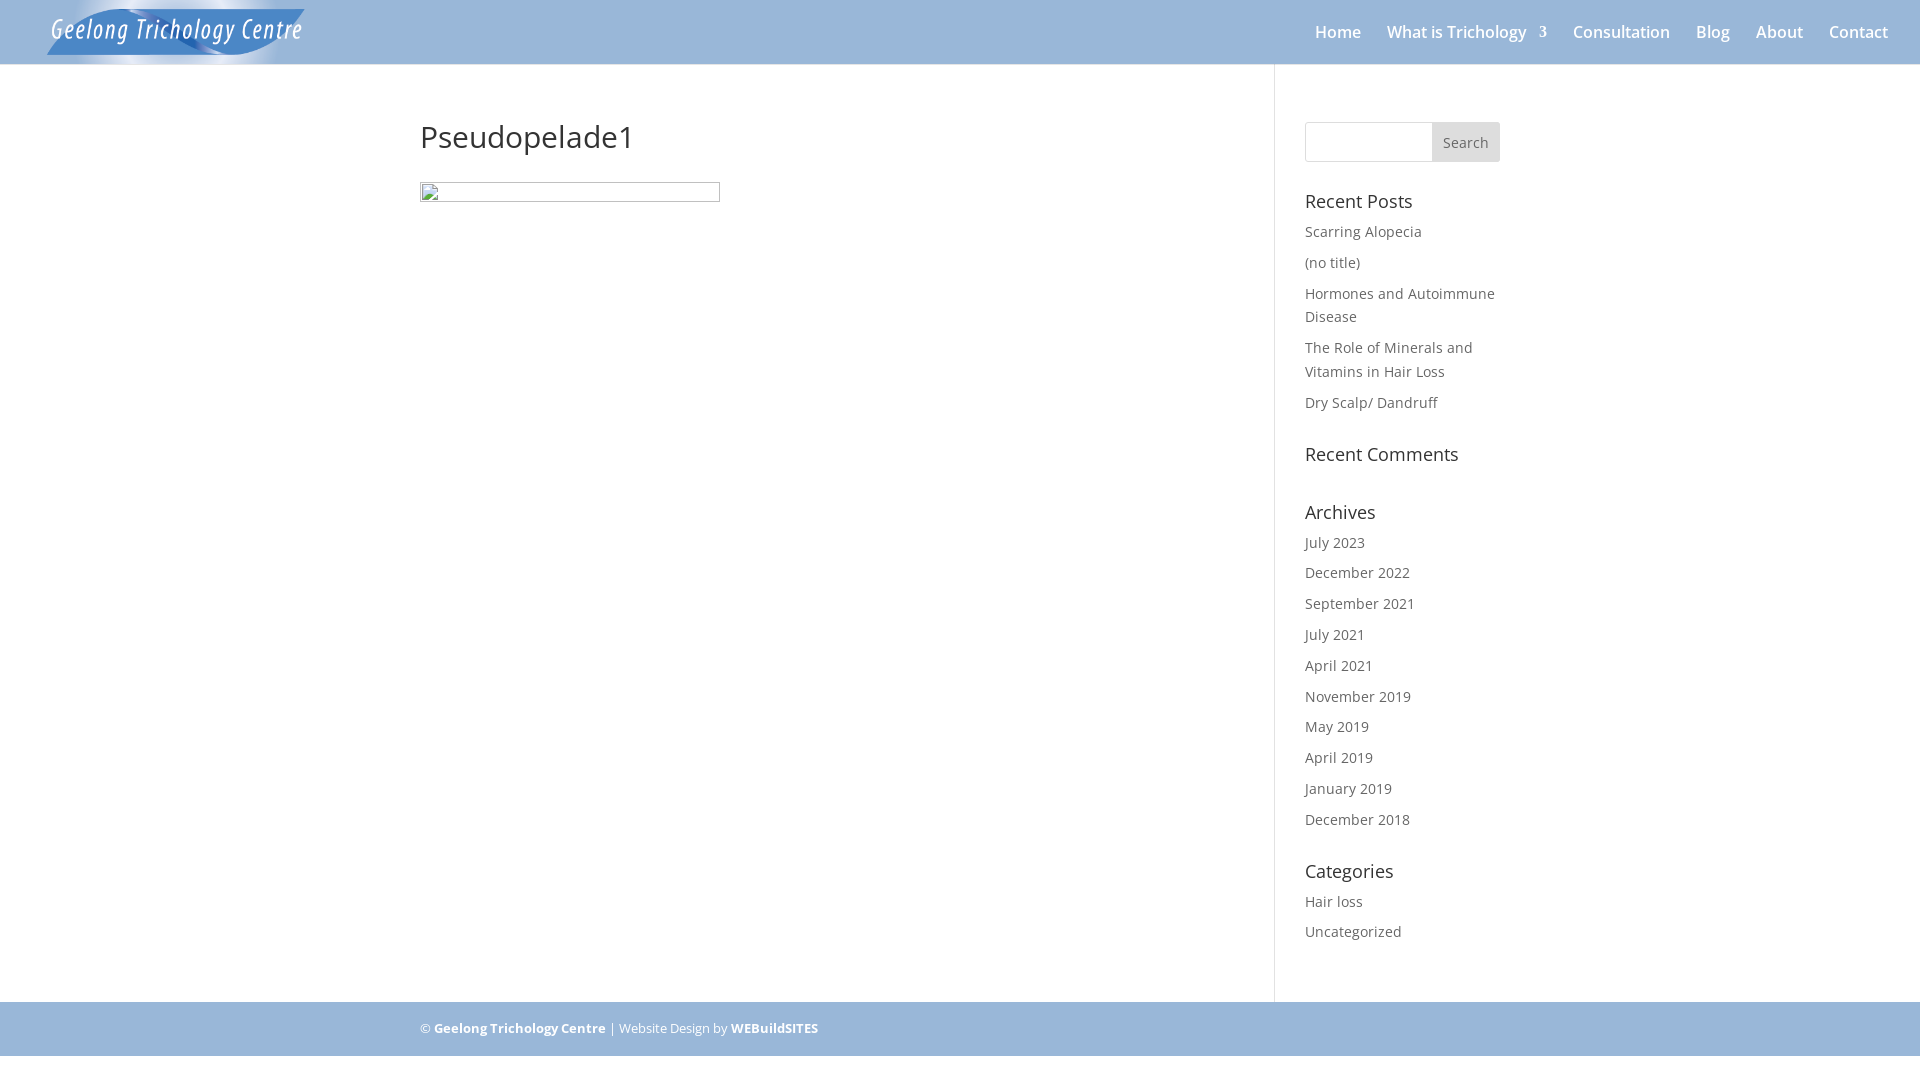 The width and height of the screenshot is (1920, 1080). I want to click on 'Dry Scalp/ Dandruff', so click(1370, 402).